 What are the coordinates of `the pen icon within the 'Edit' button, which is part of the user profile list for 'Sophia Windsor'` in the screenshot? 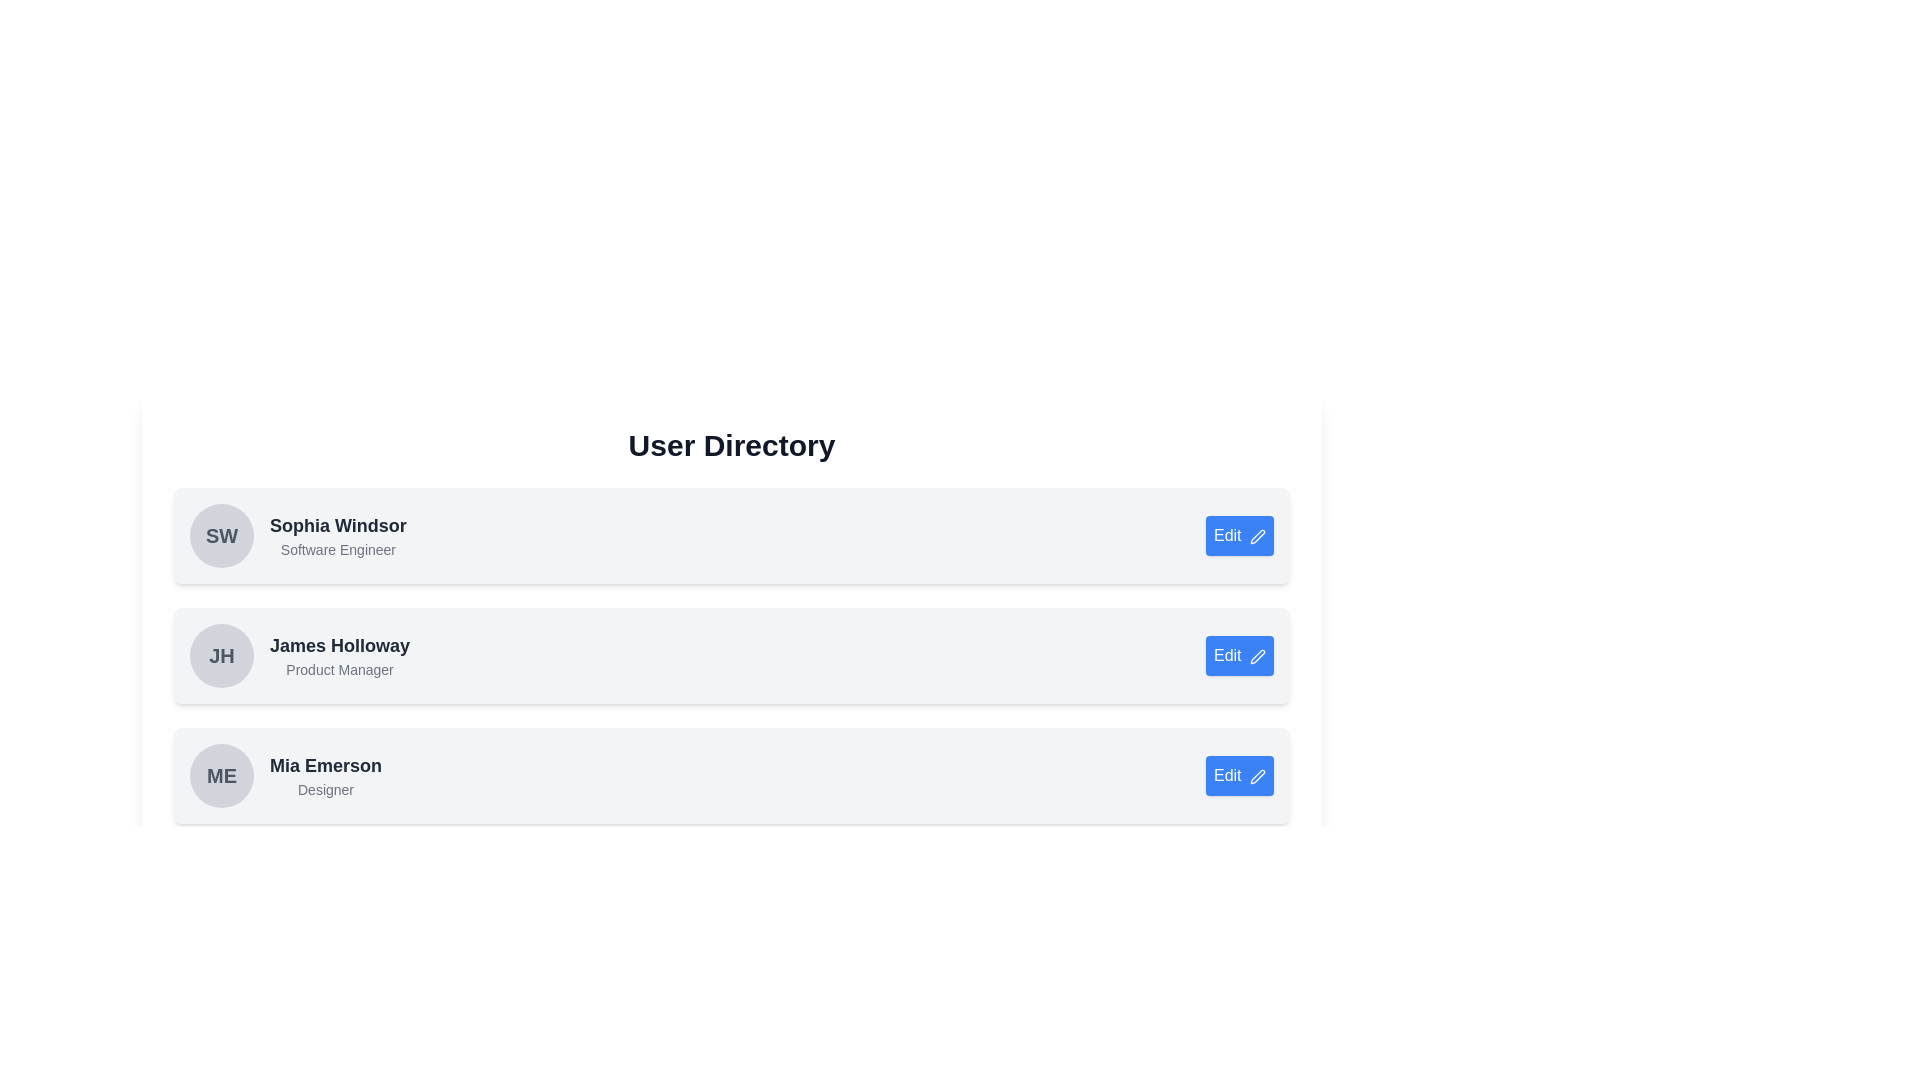 It's located at (1256, 535).